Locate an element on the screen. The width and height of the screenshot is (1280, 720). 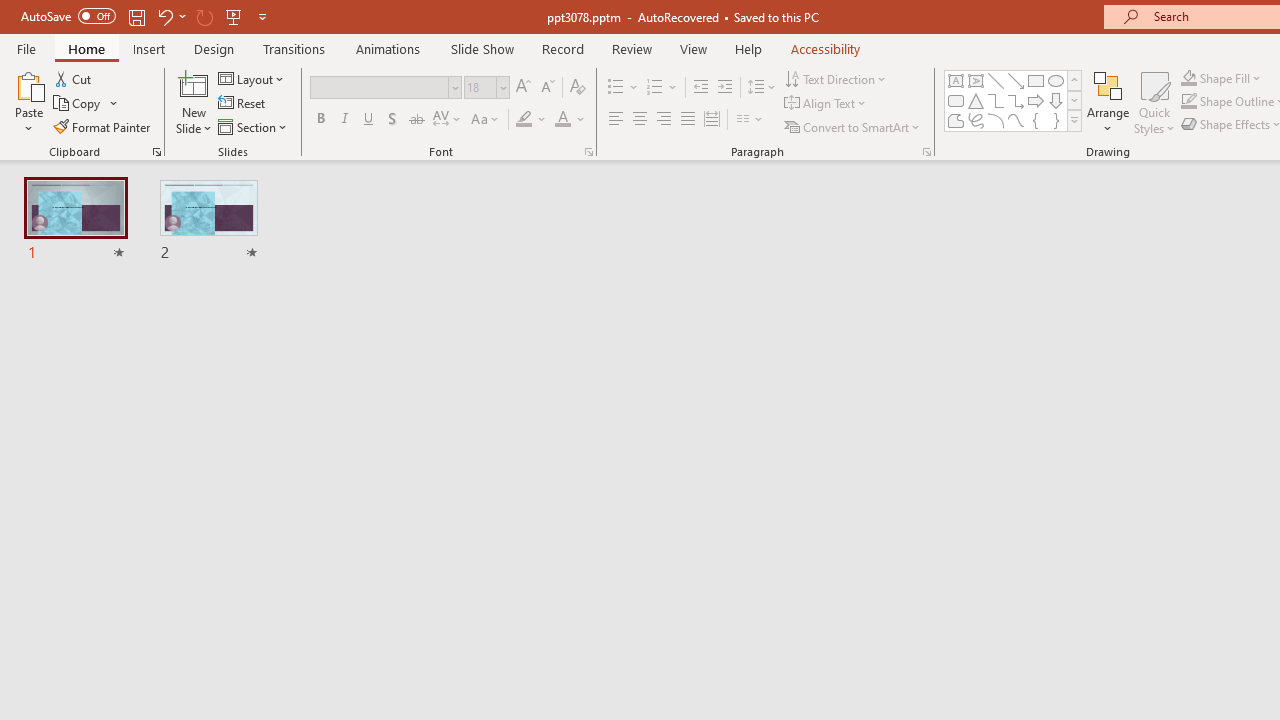
'Arc' is located at coordinates (995, 120).